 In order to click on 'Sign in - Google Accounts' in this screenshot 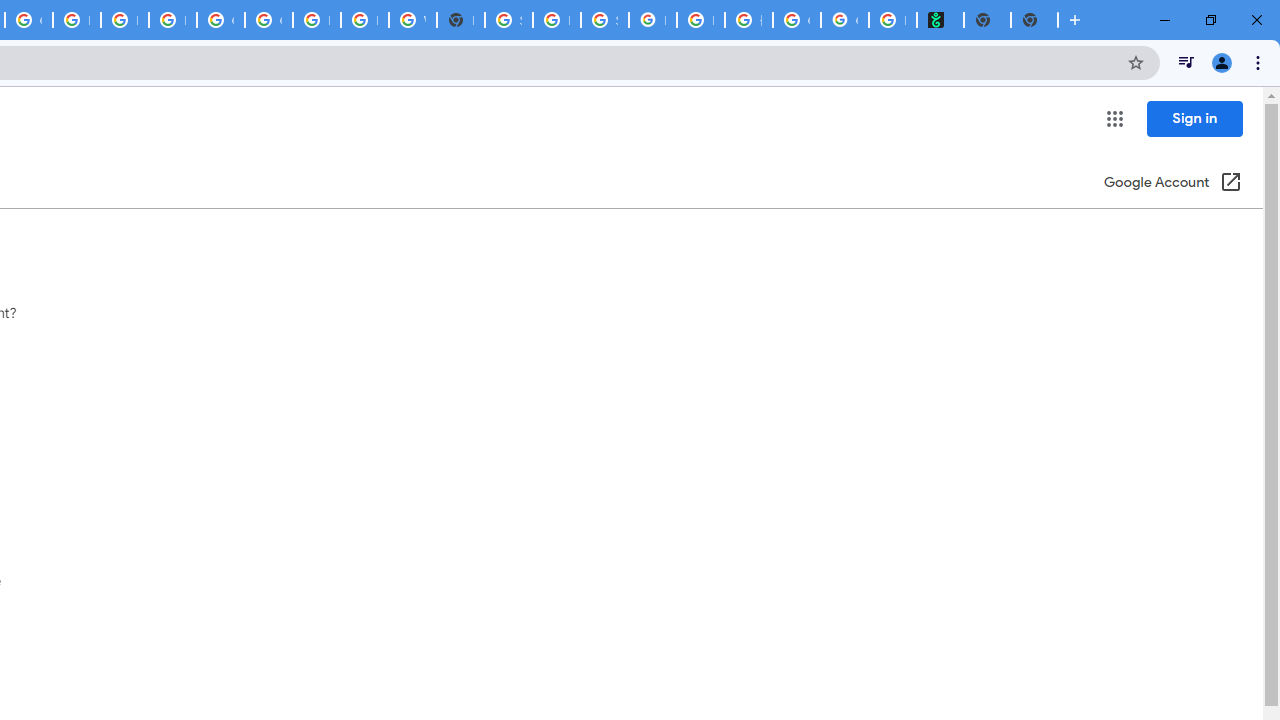, I will do `click(508, 20)`.